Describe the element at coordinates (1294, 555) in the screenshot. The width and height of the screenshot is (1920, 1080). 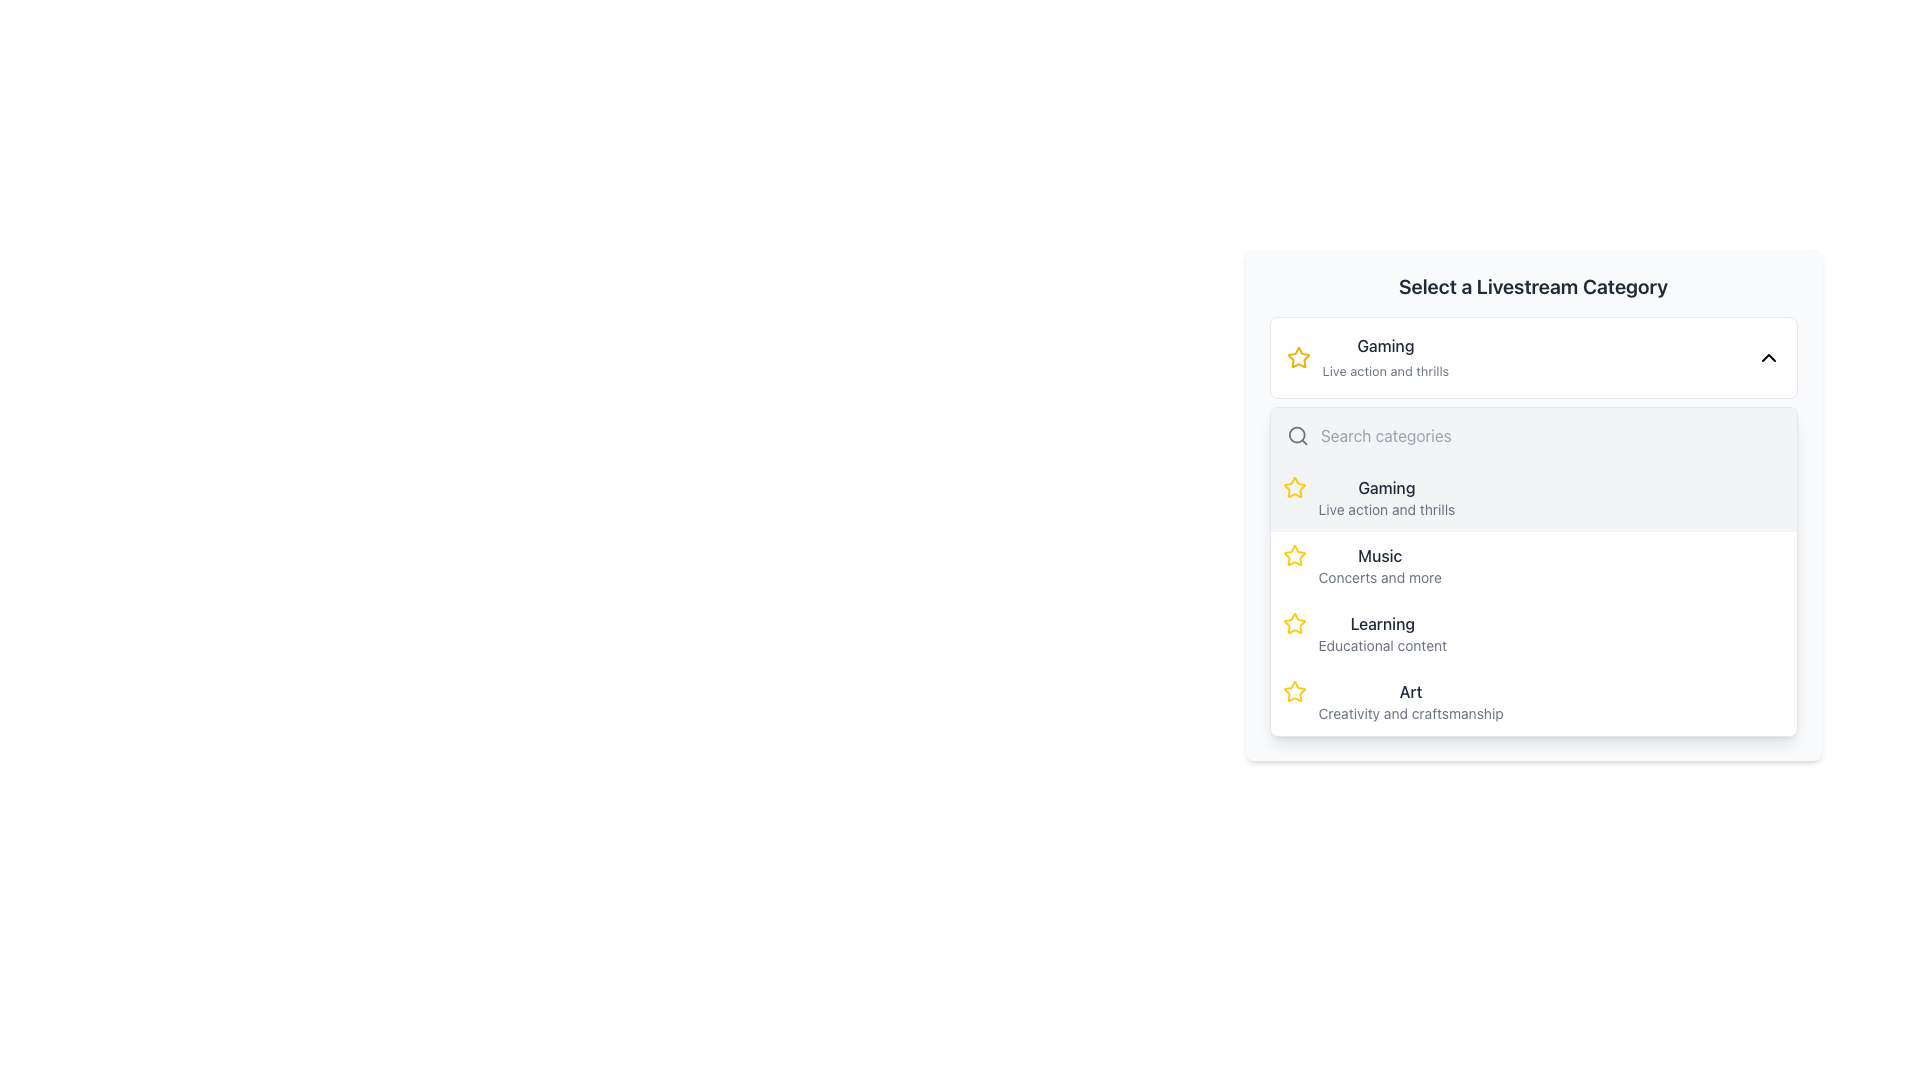
I see `the second star icon in the dropdown list representing the 'Music' category` at that location.